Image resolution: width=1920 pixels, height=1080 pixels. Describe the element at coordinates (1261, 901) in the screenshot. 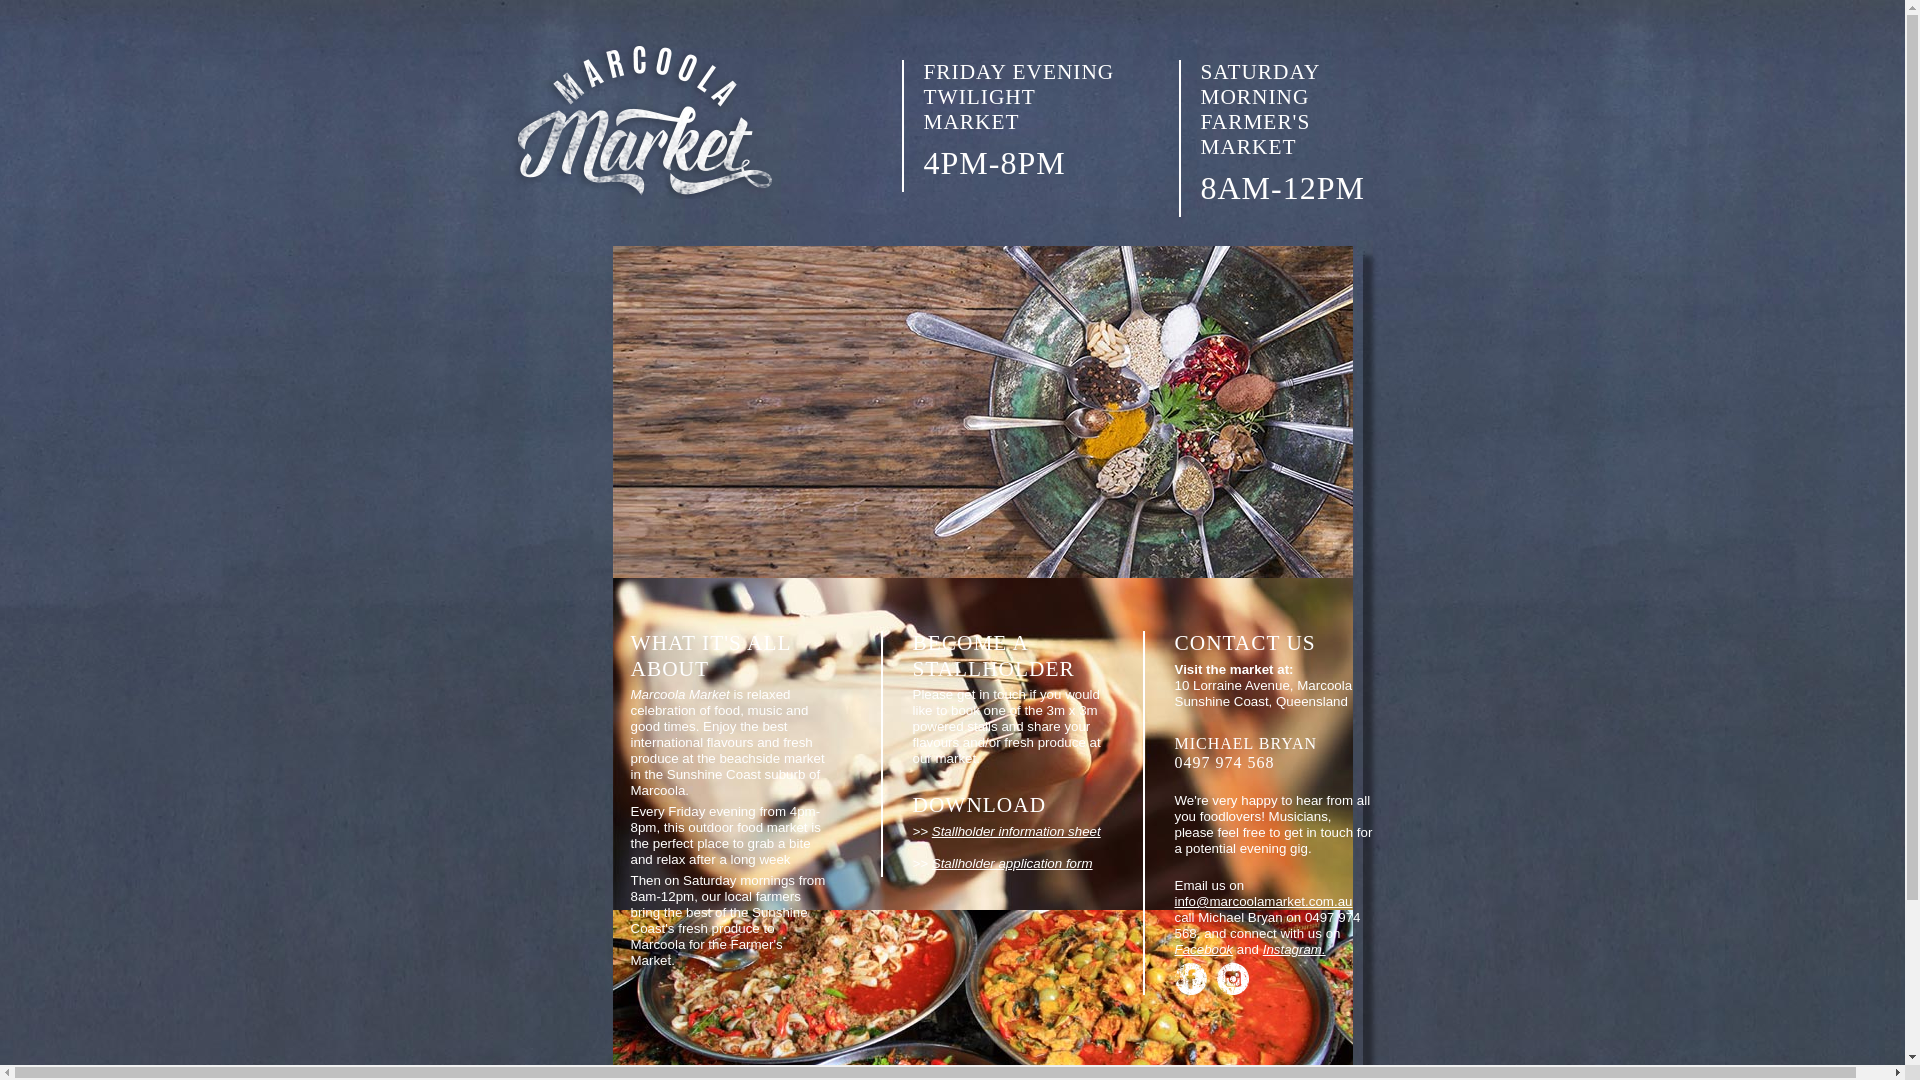

I see `'info@marcoolamarket.com.au'` at that location.